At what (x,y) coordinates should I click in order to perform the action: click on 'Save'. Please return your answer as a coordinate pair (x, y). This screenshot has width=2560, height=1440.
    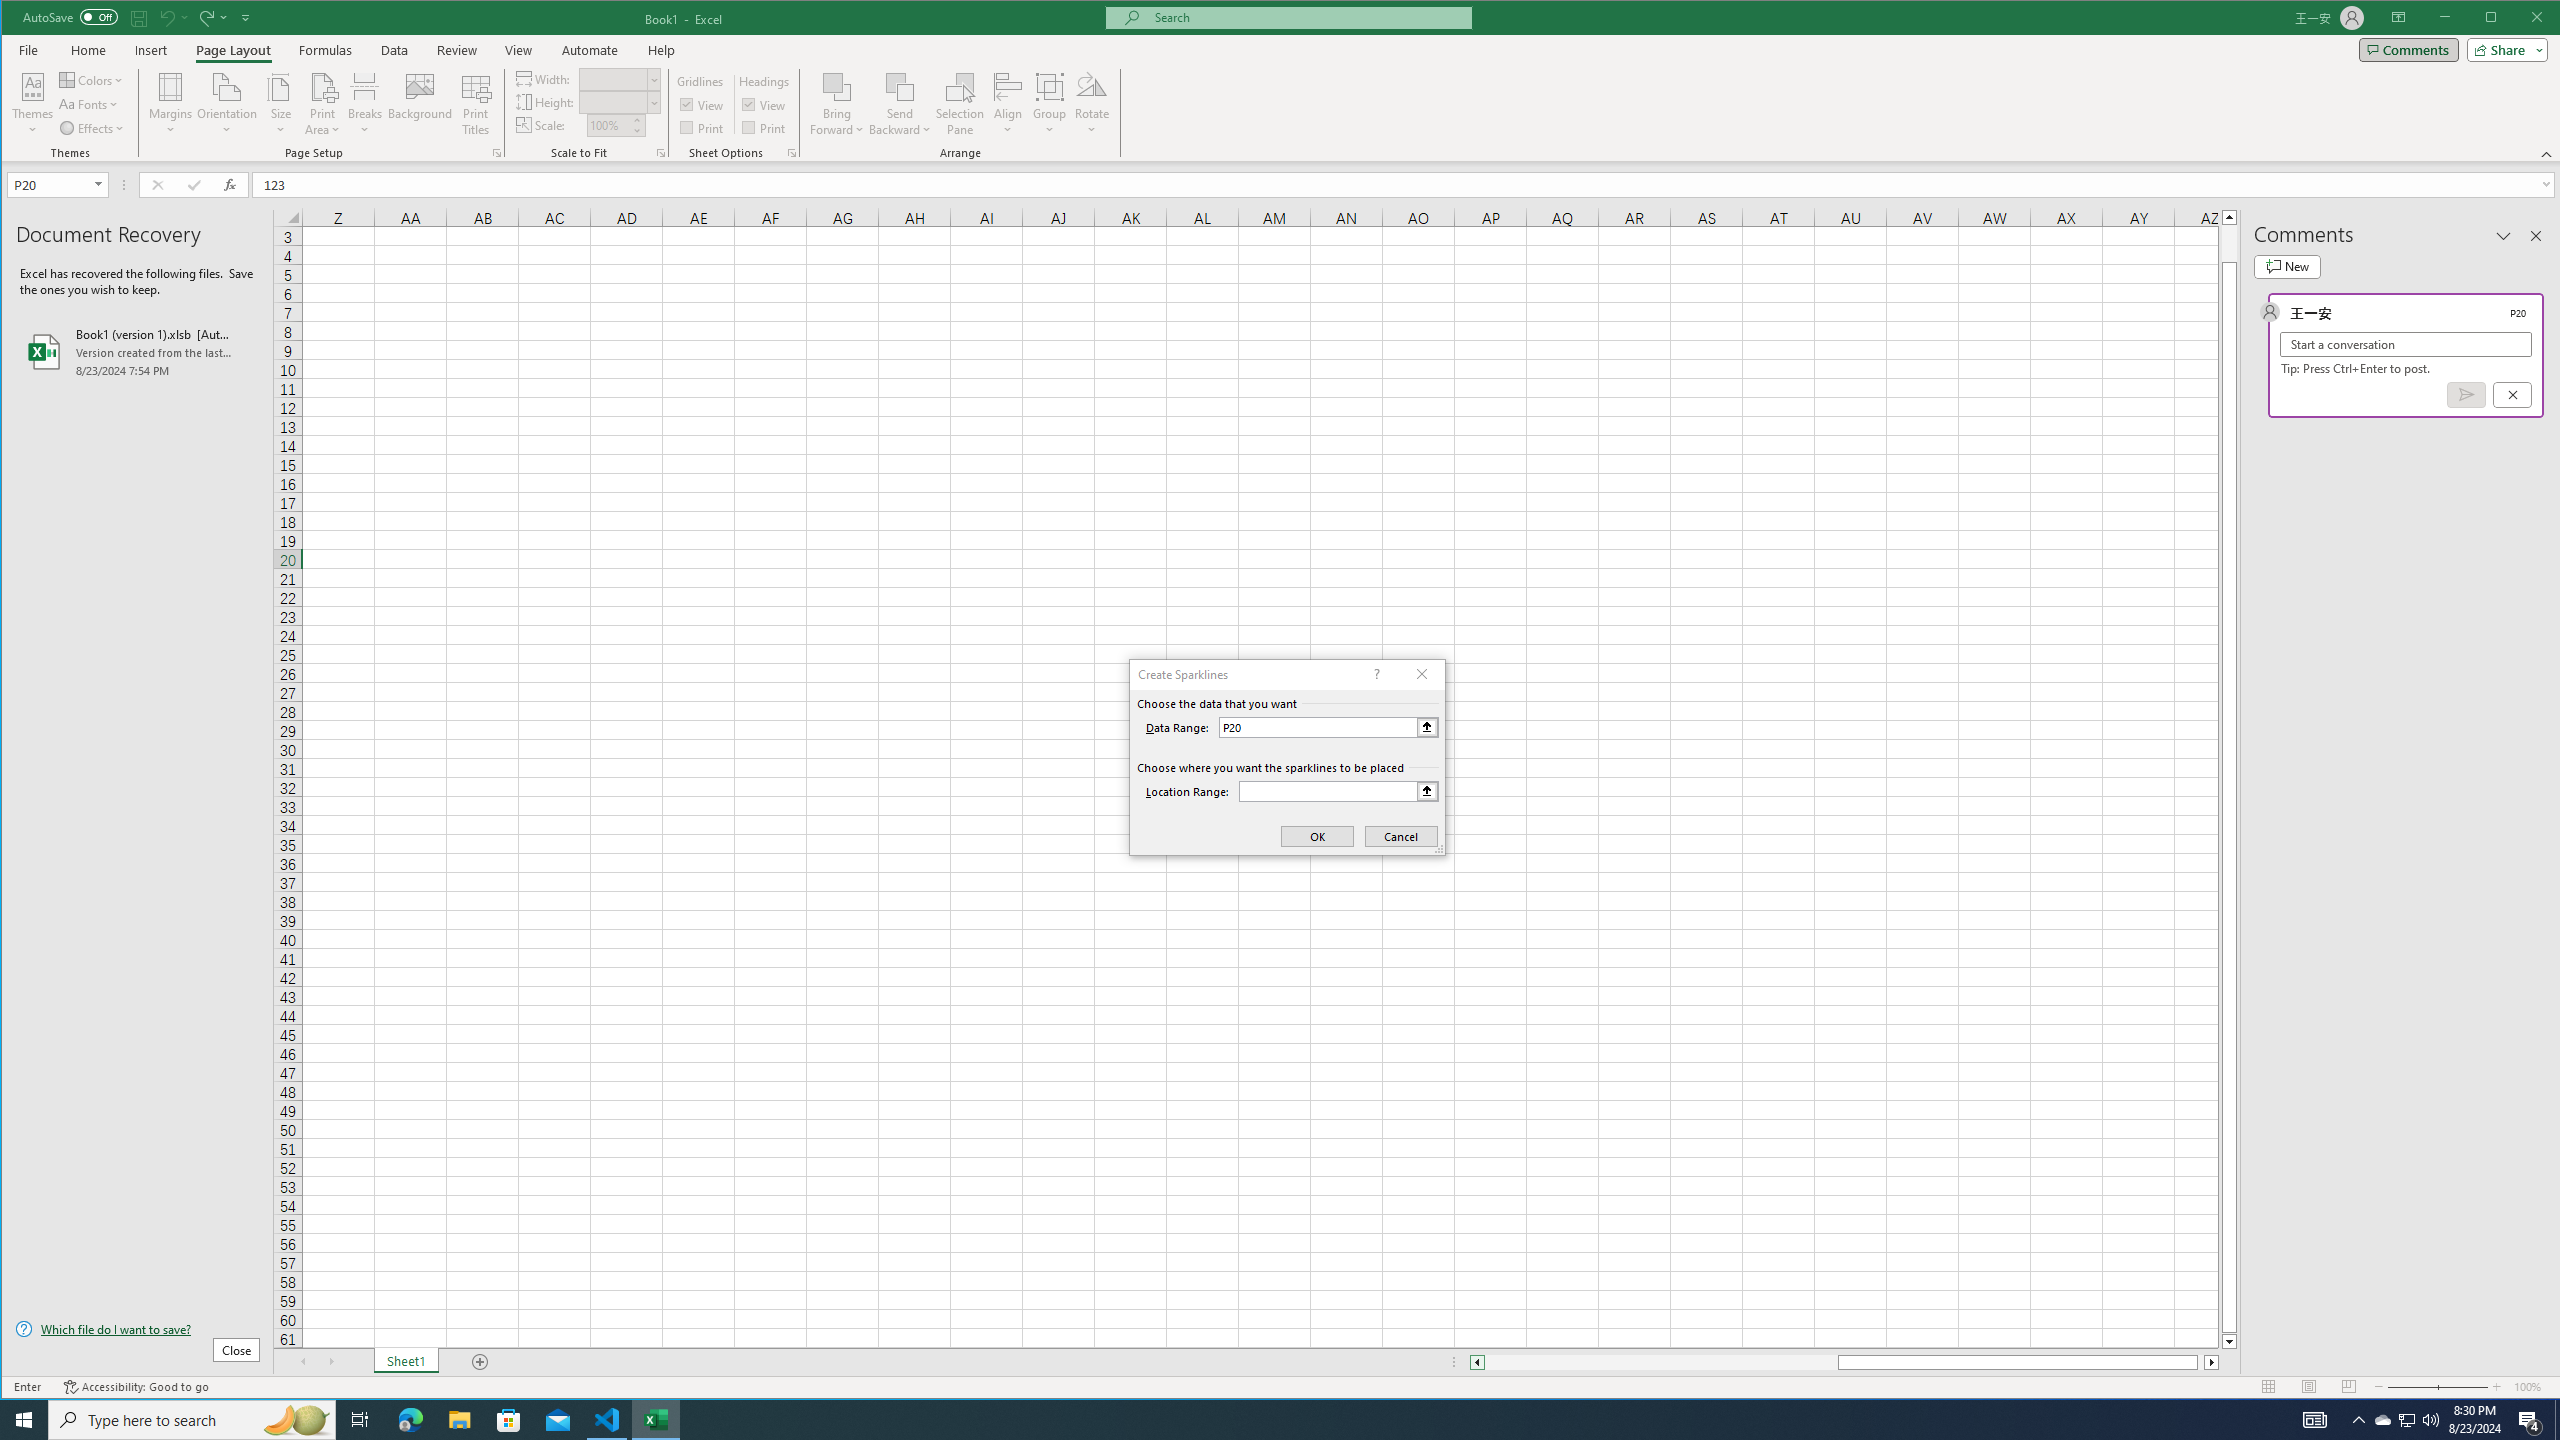
    Looking at the image, I should click on (138, 16).